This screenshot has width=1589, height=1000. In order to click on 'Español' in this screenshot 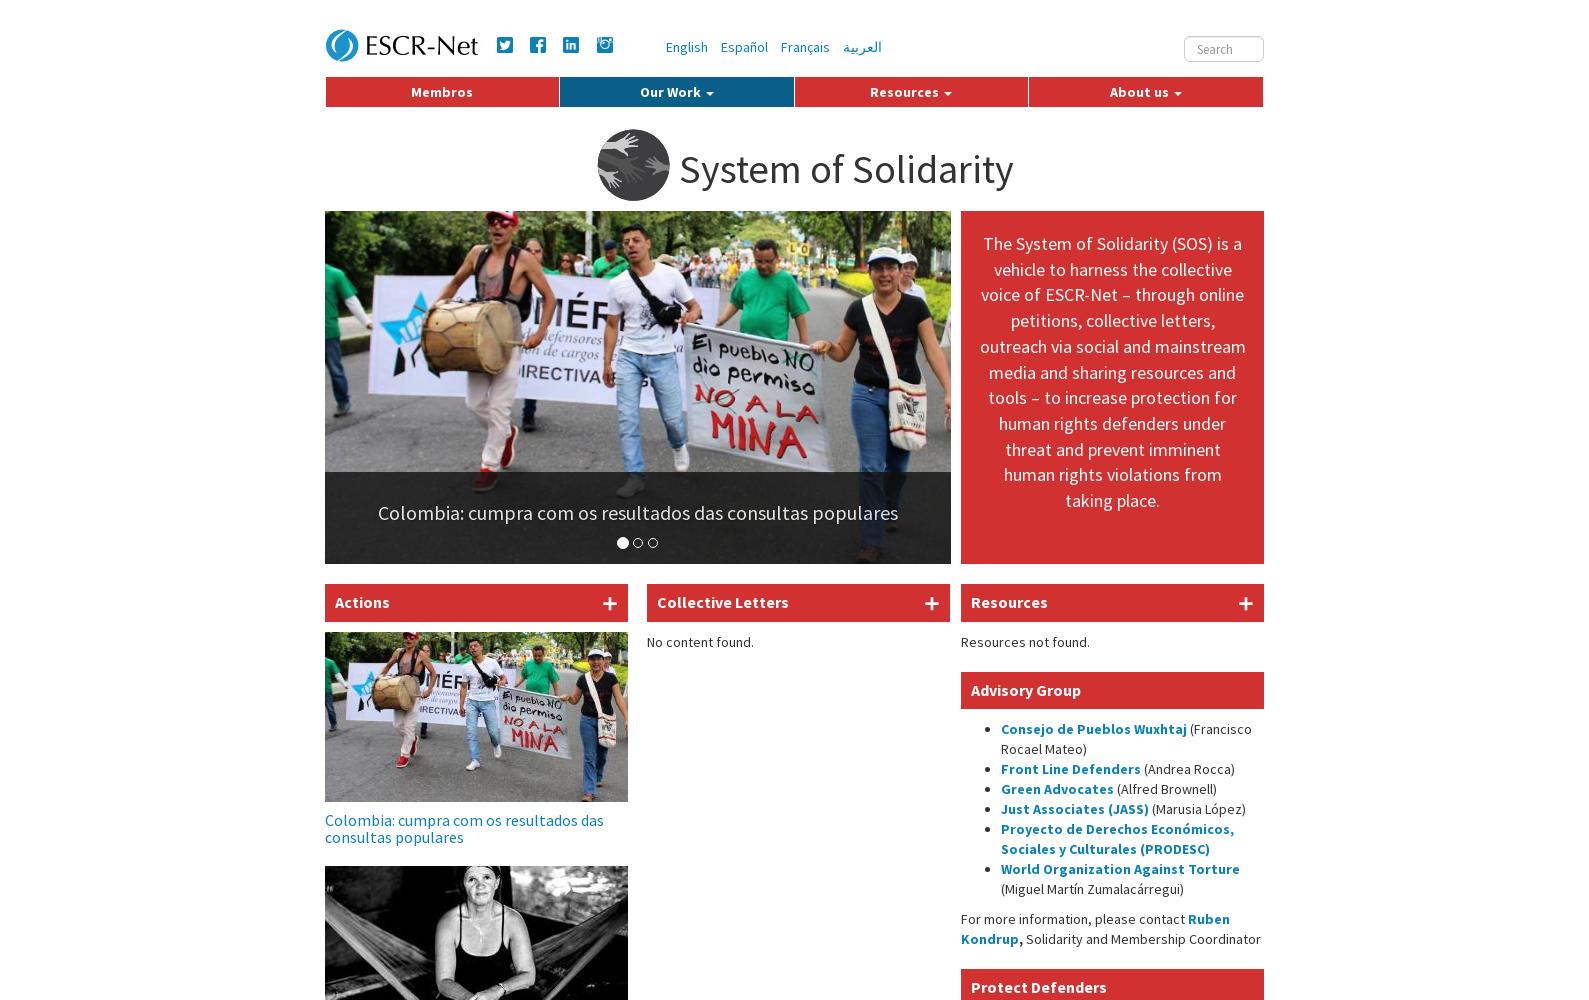, I will do `click(744, 47)`.